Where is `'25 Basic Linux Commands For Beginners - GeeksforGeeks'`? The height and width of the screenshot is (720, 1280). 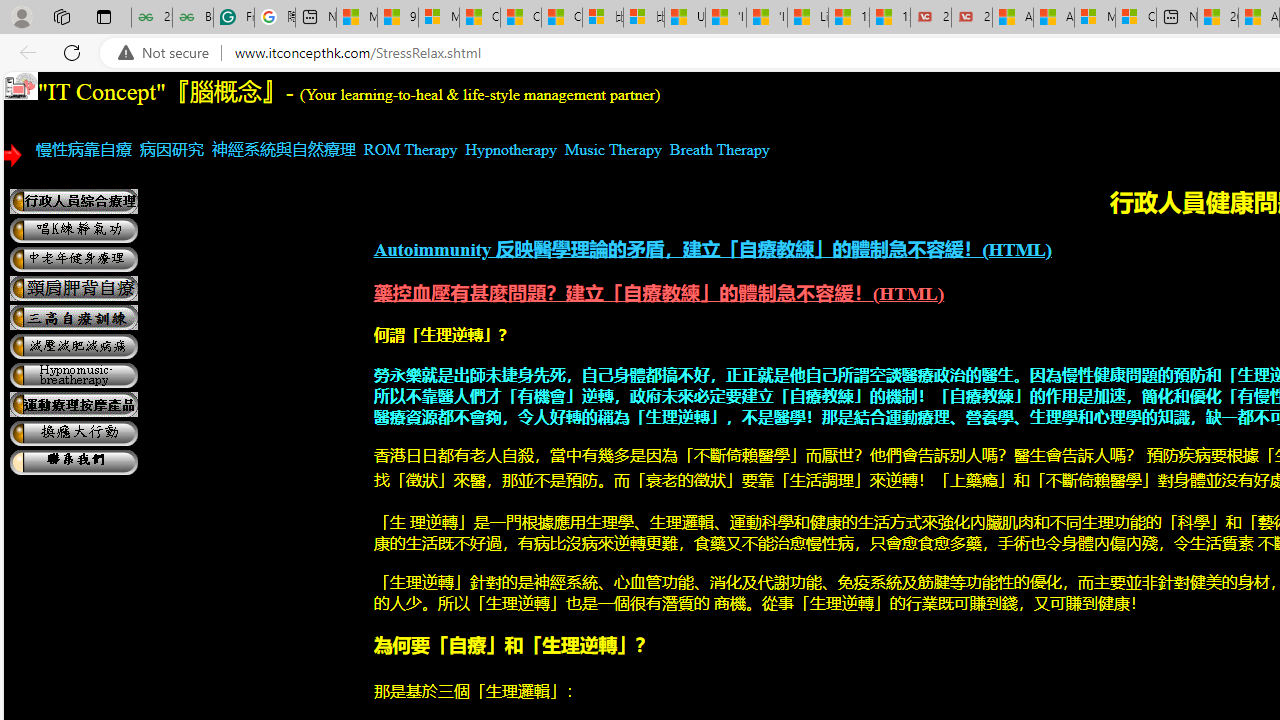
'25 Basic Linux Commands For Beginners - GeeksforGeeks' is located at coordinates (150, 17).